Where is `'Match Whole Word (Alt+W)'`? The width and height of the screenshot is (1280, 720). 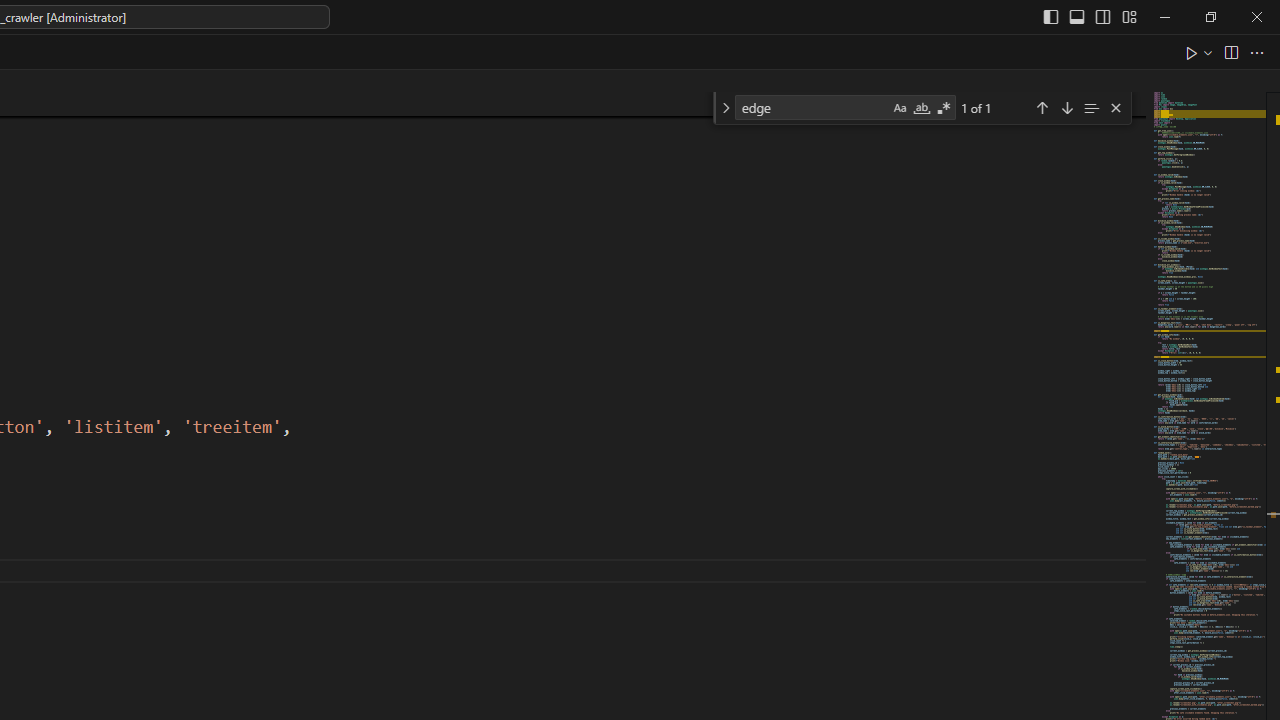
'Match Whole Word (Alt+W)' is located at coordinates (920, 108).